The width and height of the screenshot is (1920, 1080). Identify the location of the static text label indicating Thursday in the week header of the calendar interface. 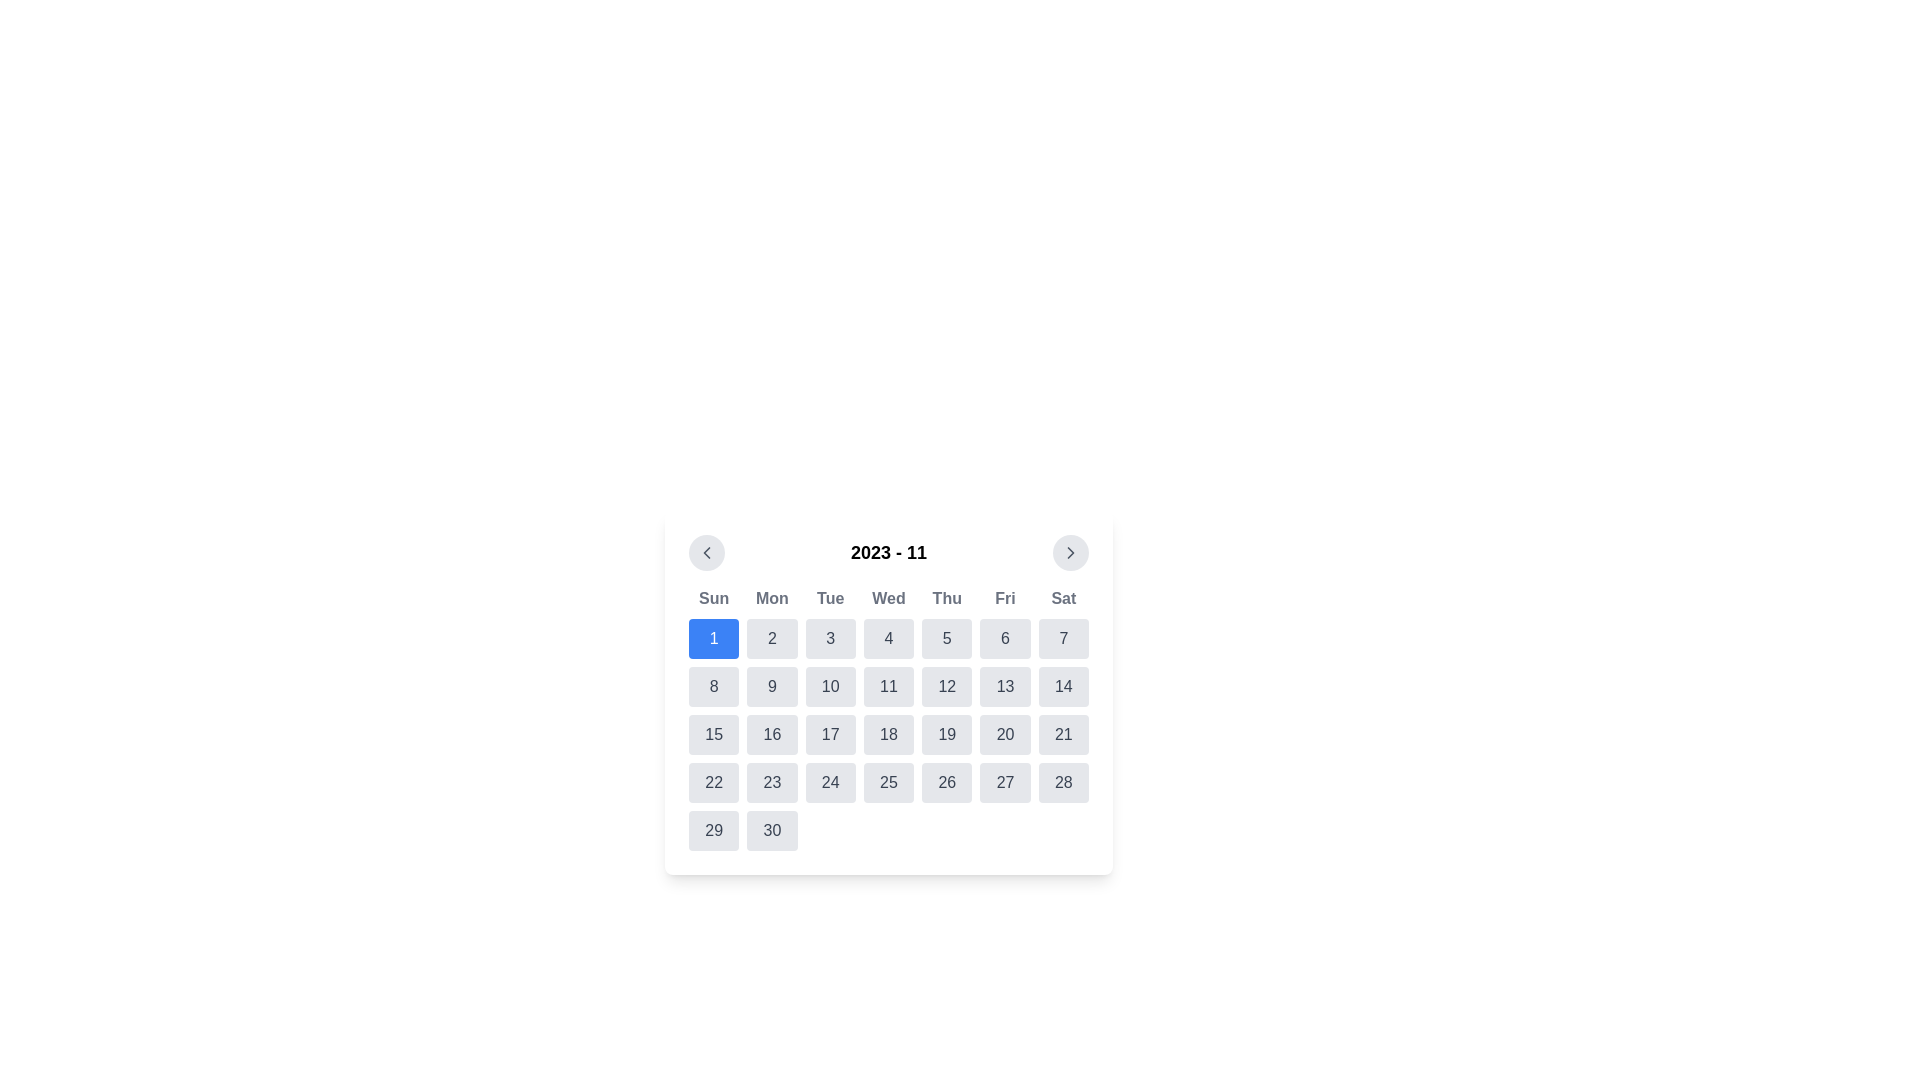
(946, 597).